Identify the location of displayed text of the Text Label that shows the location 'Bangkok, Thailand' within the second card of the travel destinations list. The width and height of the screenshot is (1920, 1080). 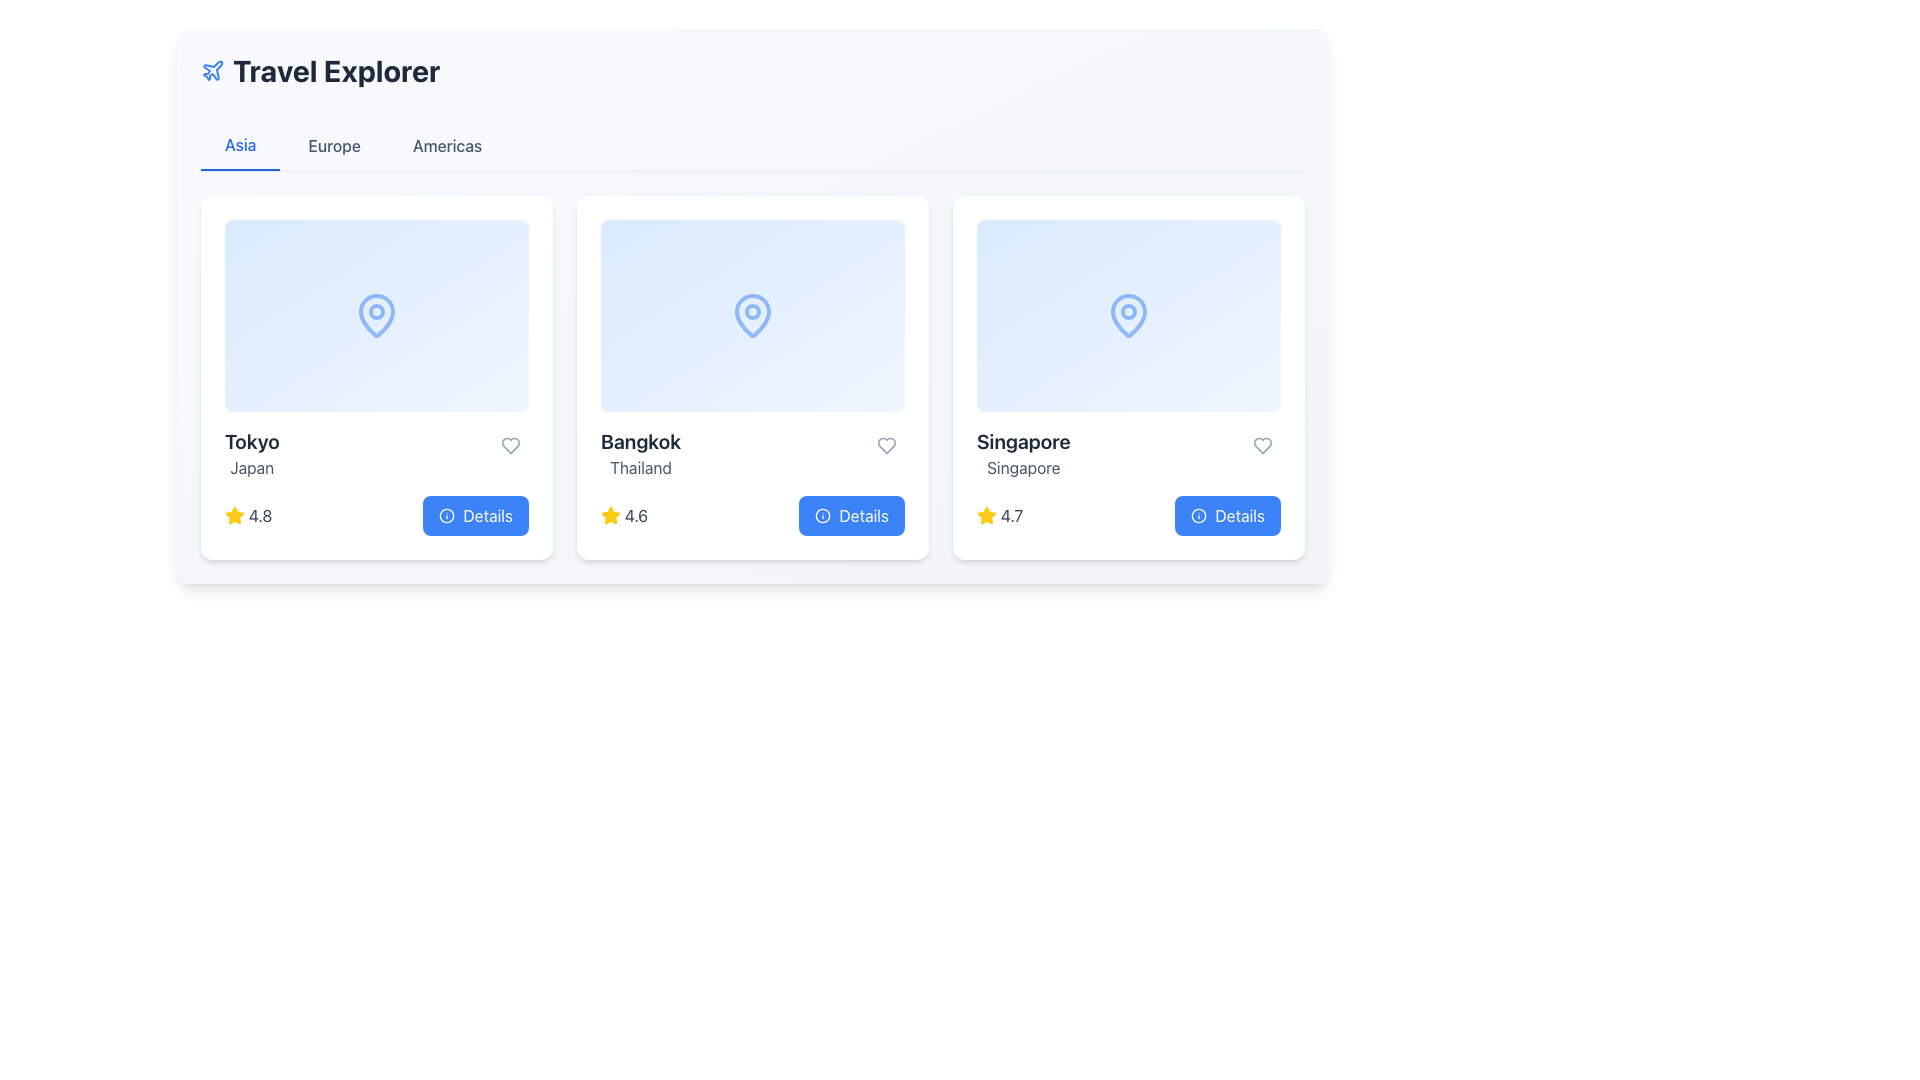
(641, 454).